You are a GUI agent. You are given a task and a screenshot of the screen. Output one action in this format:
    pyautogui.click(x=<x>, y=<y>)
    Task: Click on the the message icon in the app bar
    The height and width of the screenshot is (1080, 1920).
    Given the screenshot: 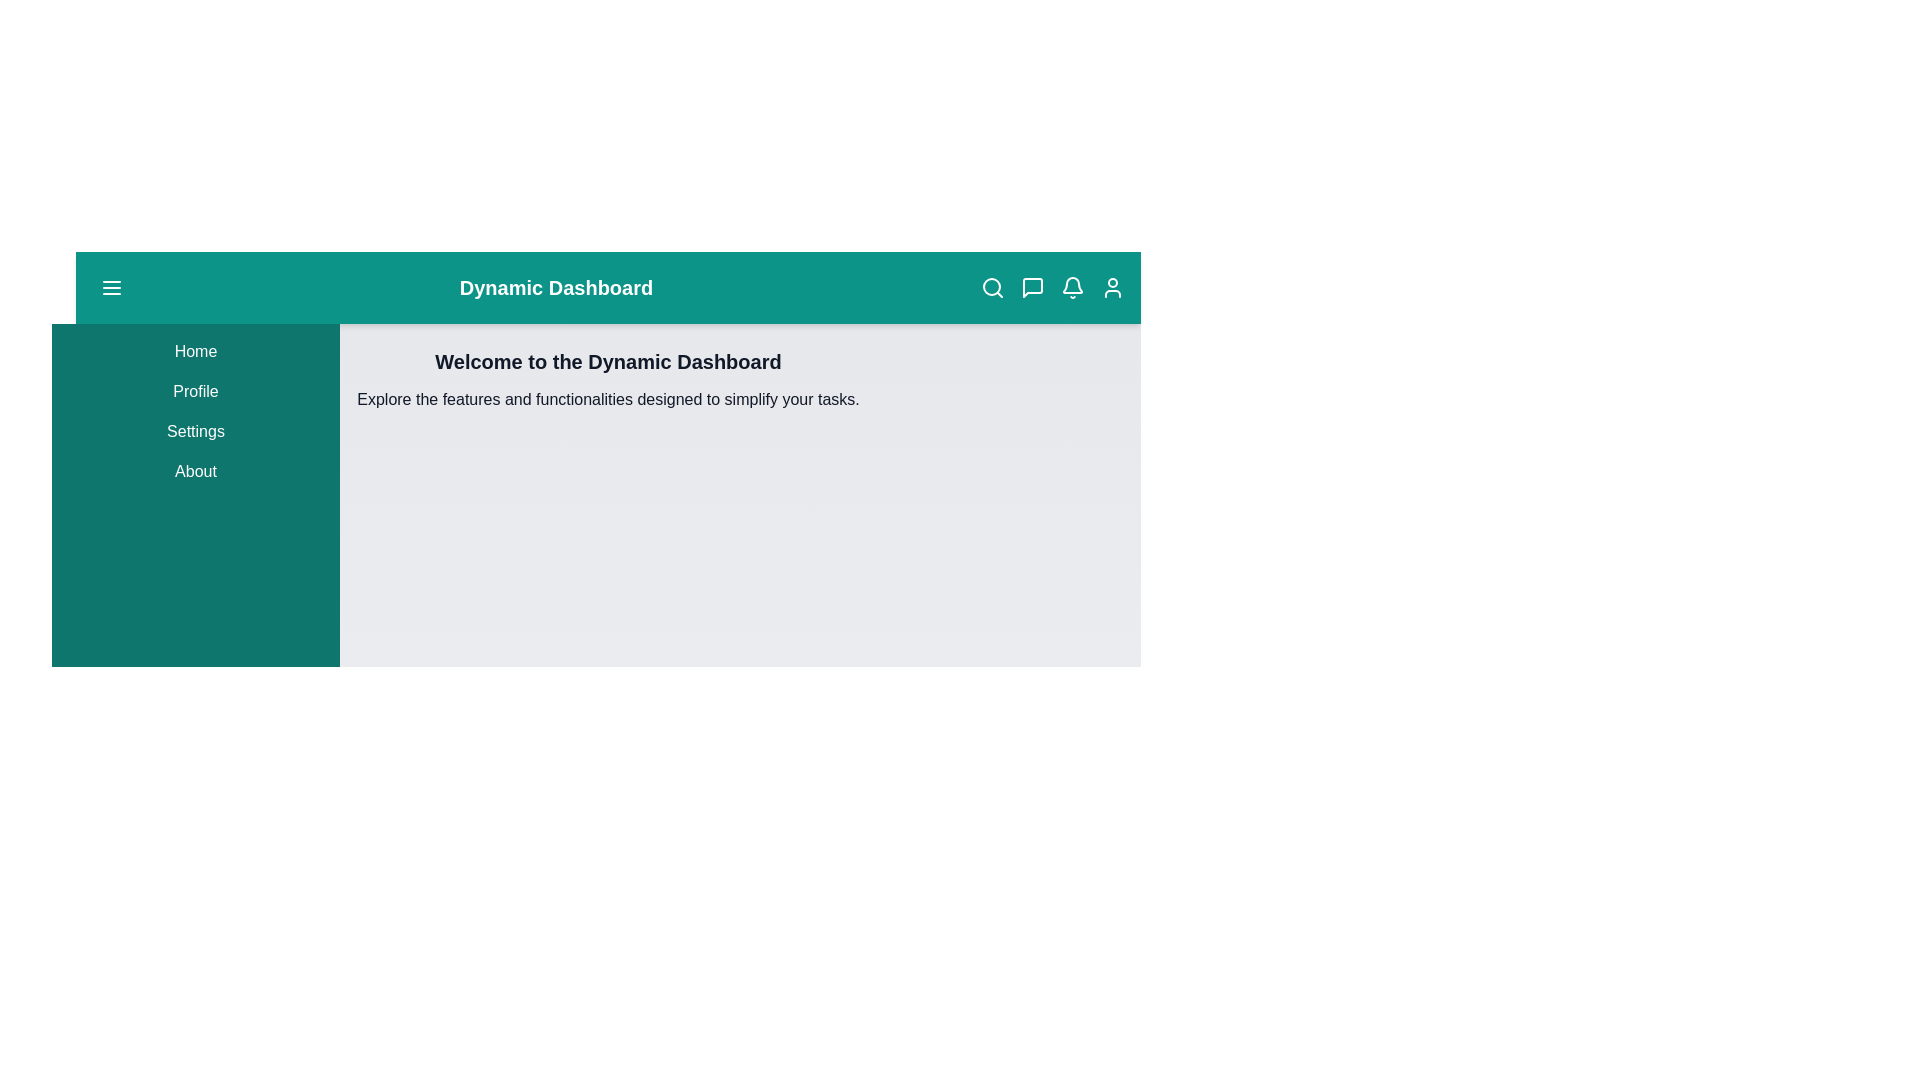 What is the action you would take?
    pyautogui.click(x=1032, y=288)
    